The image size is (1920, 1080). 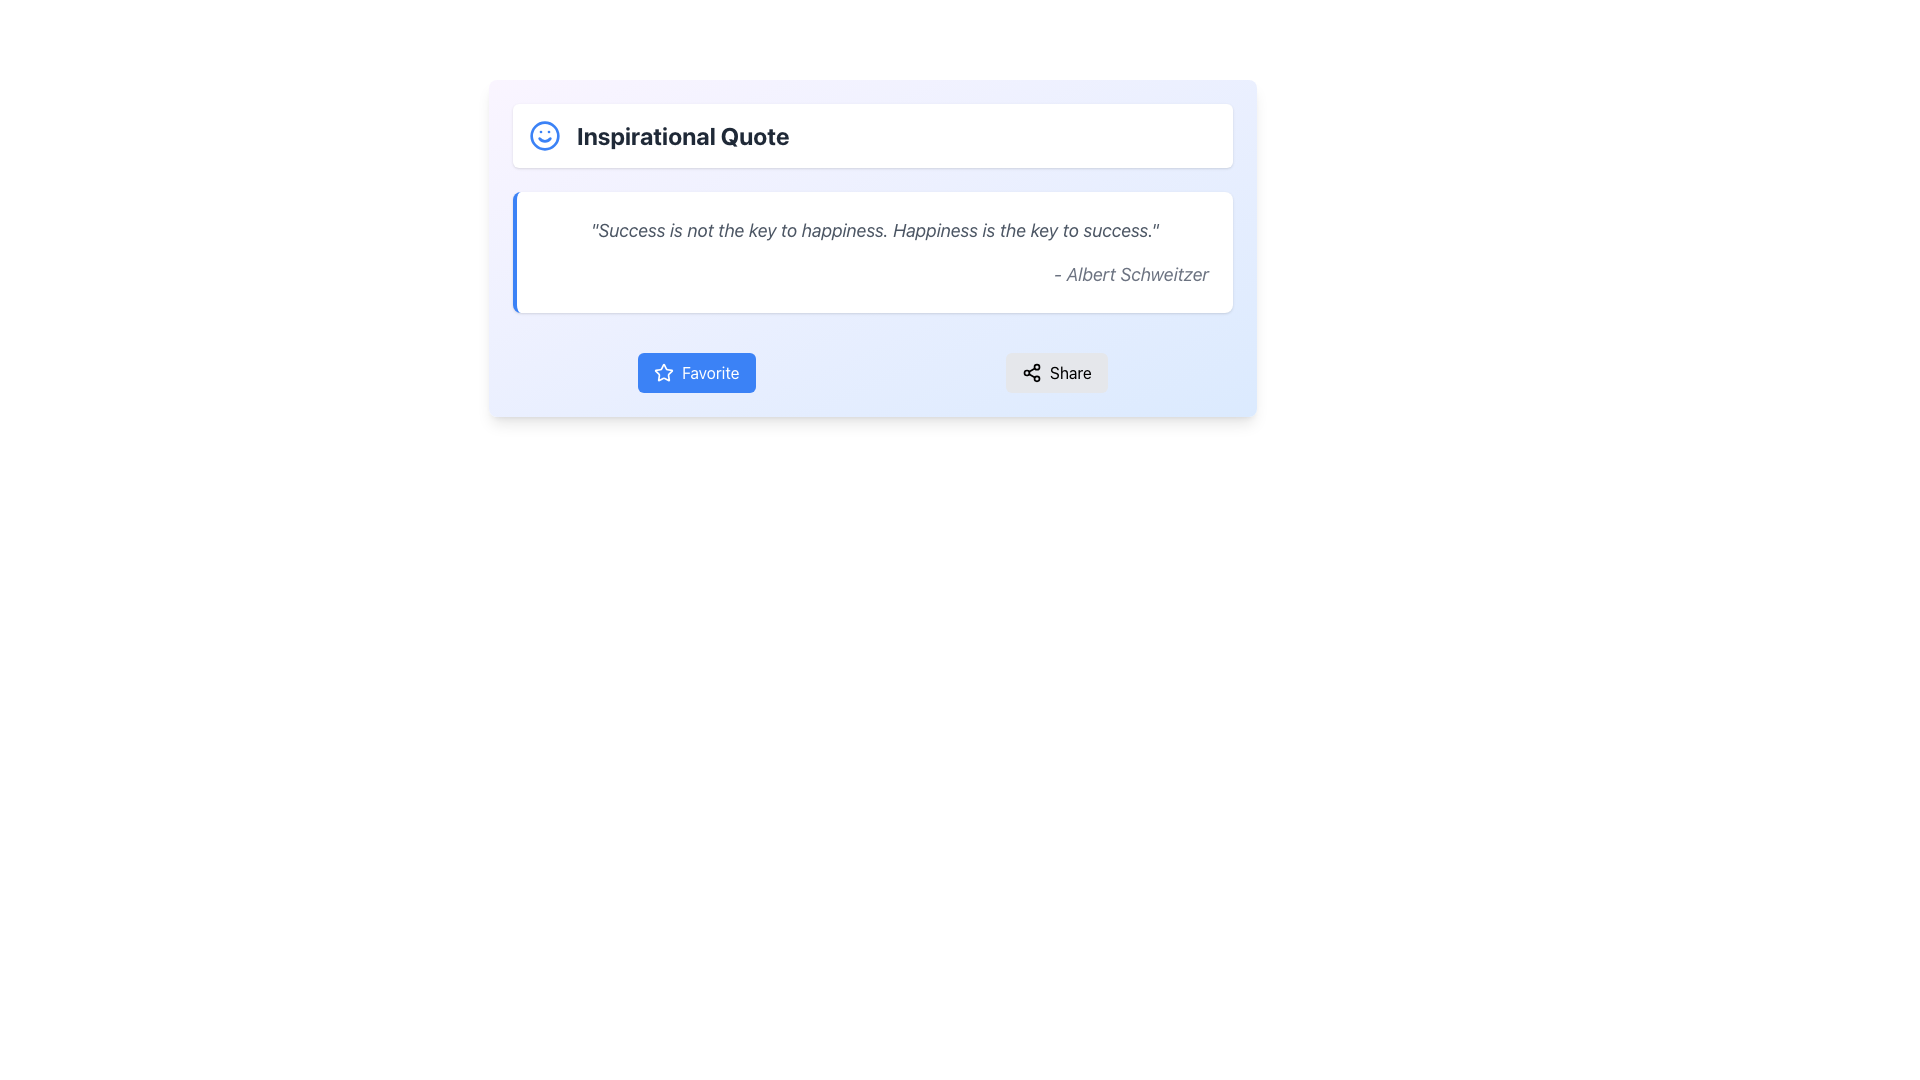 I want to click on the decorative circle within the emoticon icon that visually represents the theme of the content, located to the left of the 'Inspirational Quote' text, so click(x=545, y=135).